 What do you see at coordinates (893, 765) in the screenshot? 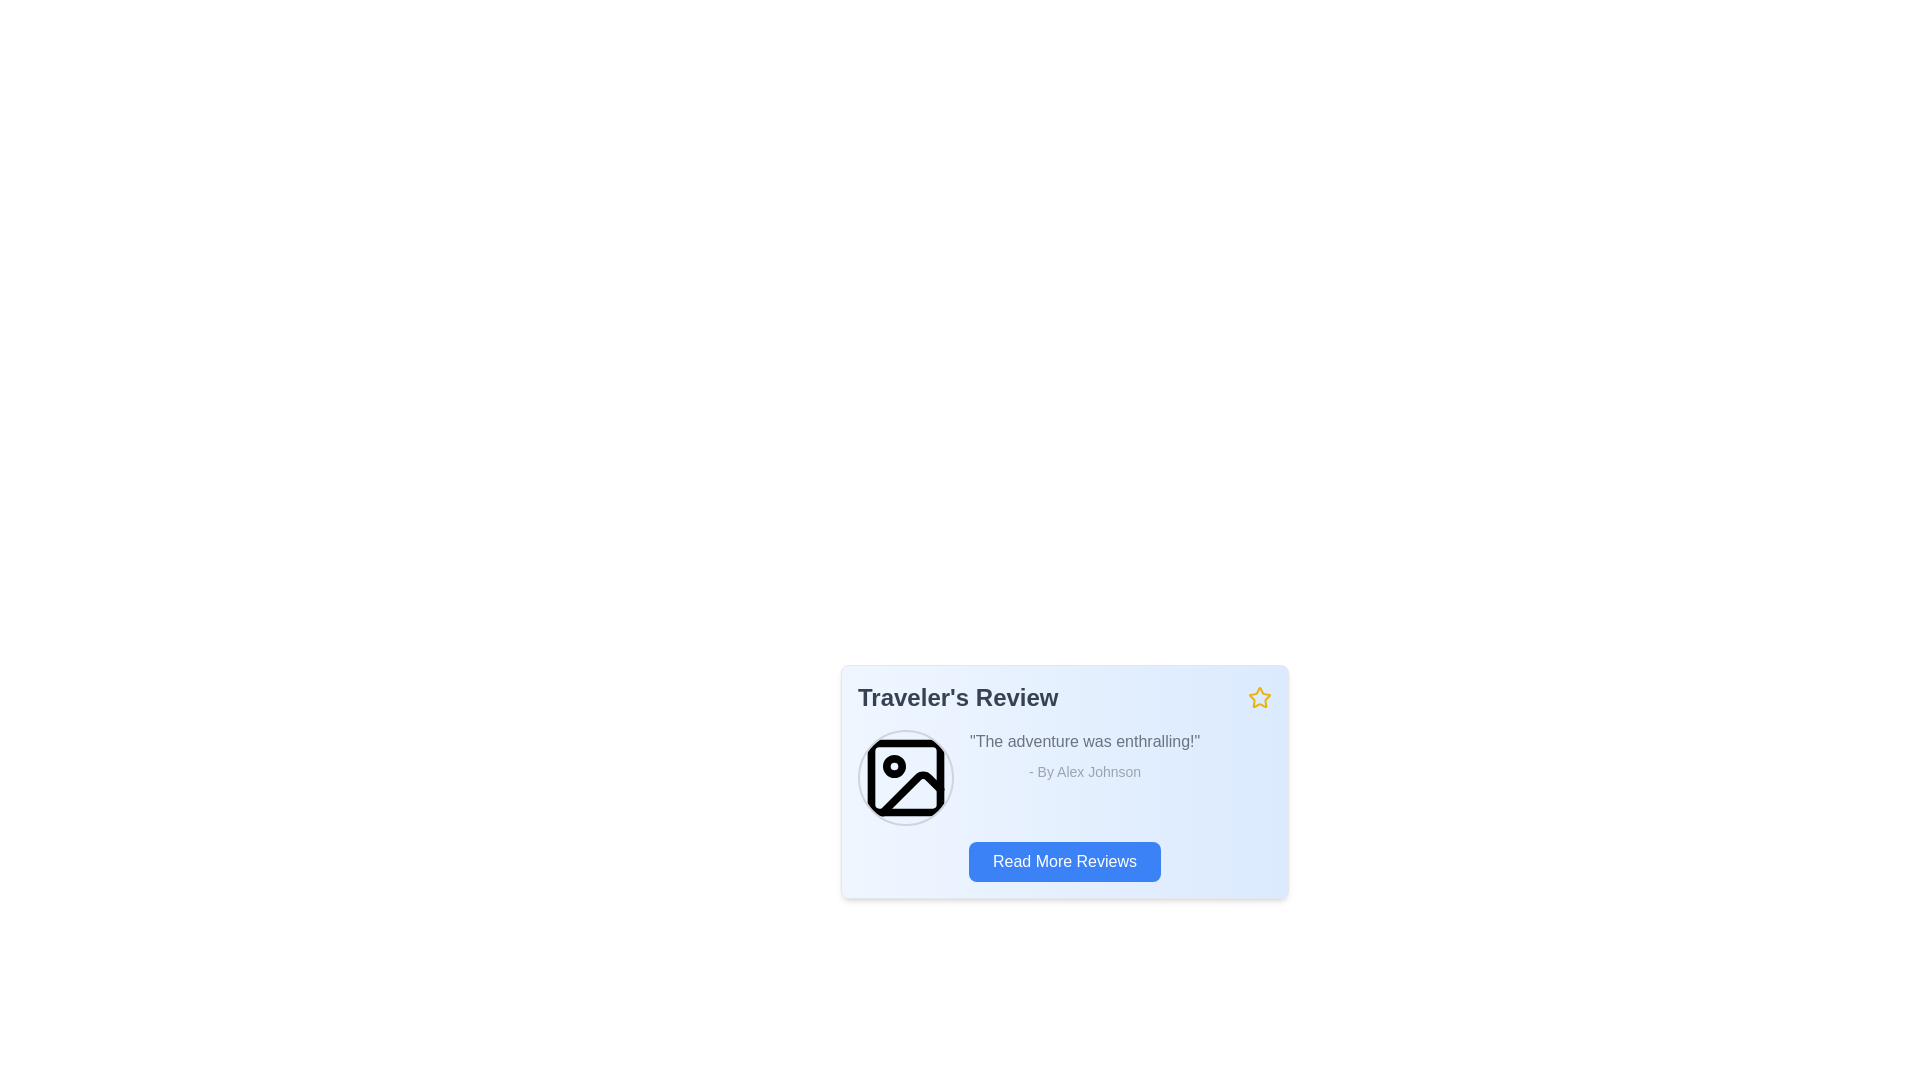
I see `the smaller SVG Circle Element located in the upper-left quadrant of the larger image icon on the left side of the review card` at bounding box center [893, 765].